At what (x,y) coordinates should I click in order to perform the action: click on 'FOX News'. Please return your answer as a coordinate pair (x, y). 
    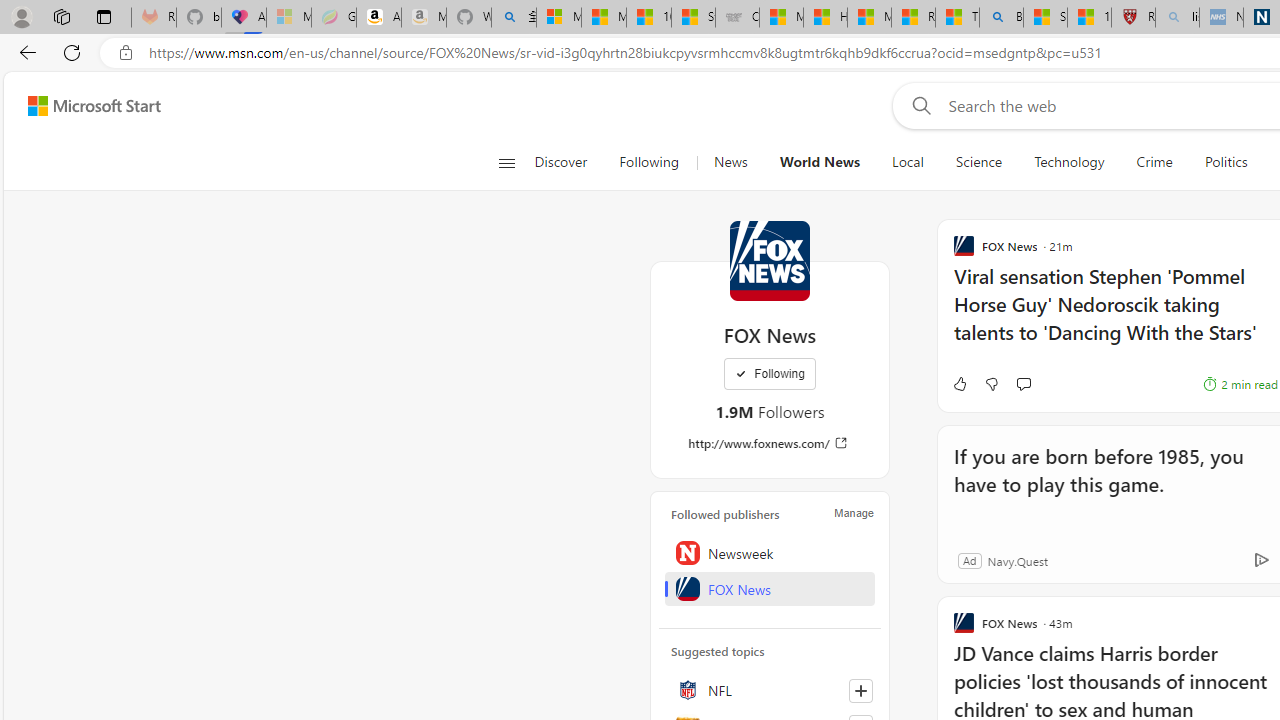
    Looking at the image, I should click on (769, 587).